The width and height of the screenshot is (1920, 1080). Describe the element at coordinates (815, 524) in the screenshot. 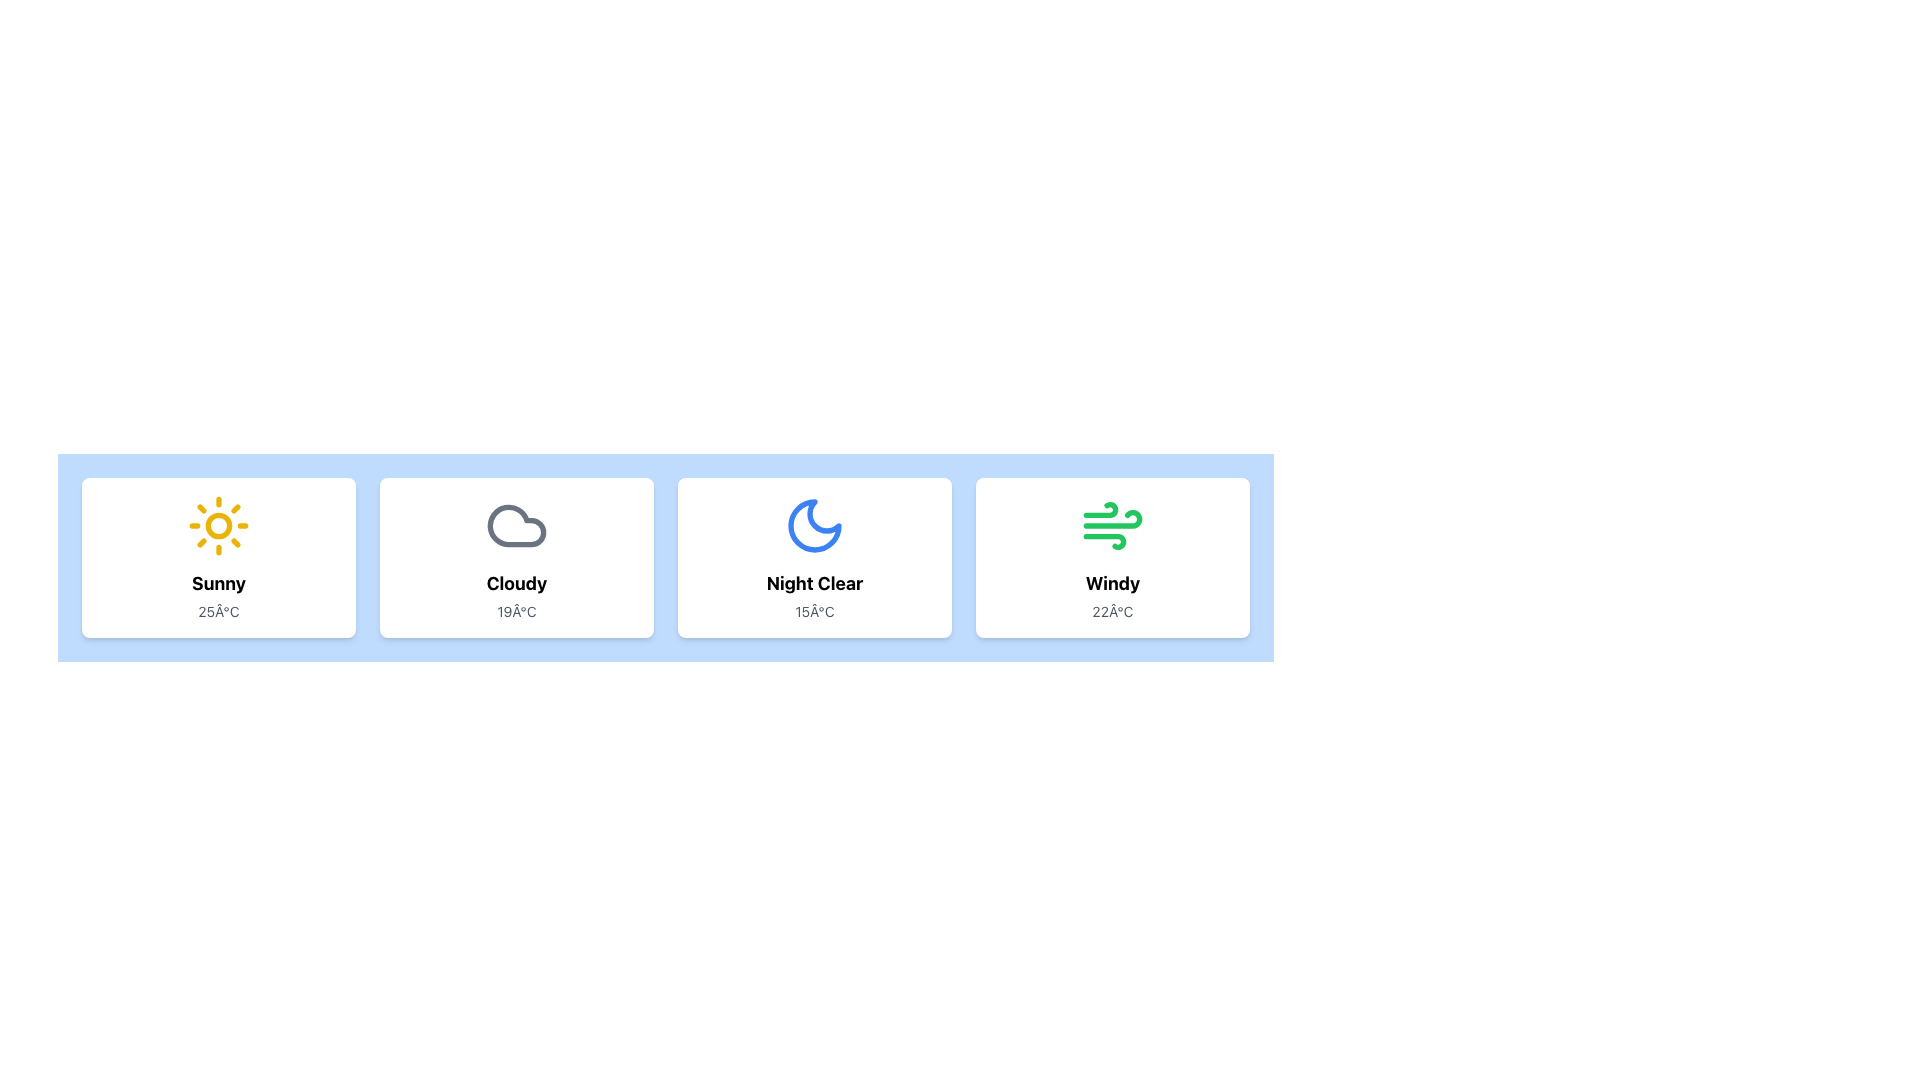

I see `the 'Night Clear' status icon, which is centered in the third card of a horizontal grid of four cards in a weather application` at that location.